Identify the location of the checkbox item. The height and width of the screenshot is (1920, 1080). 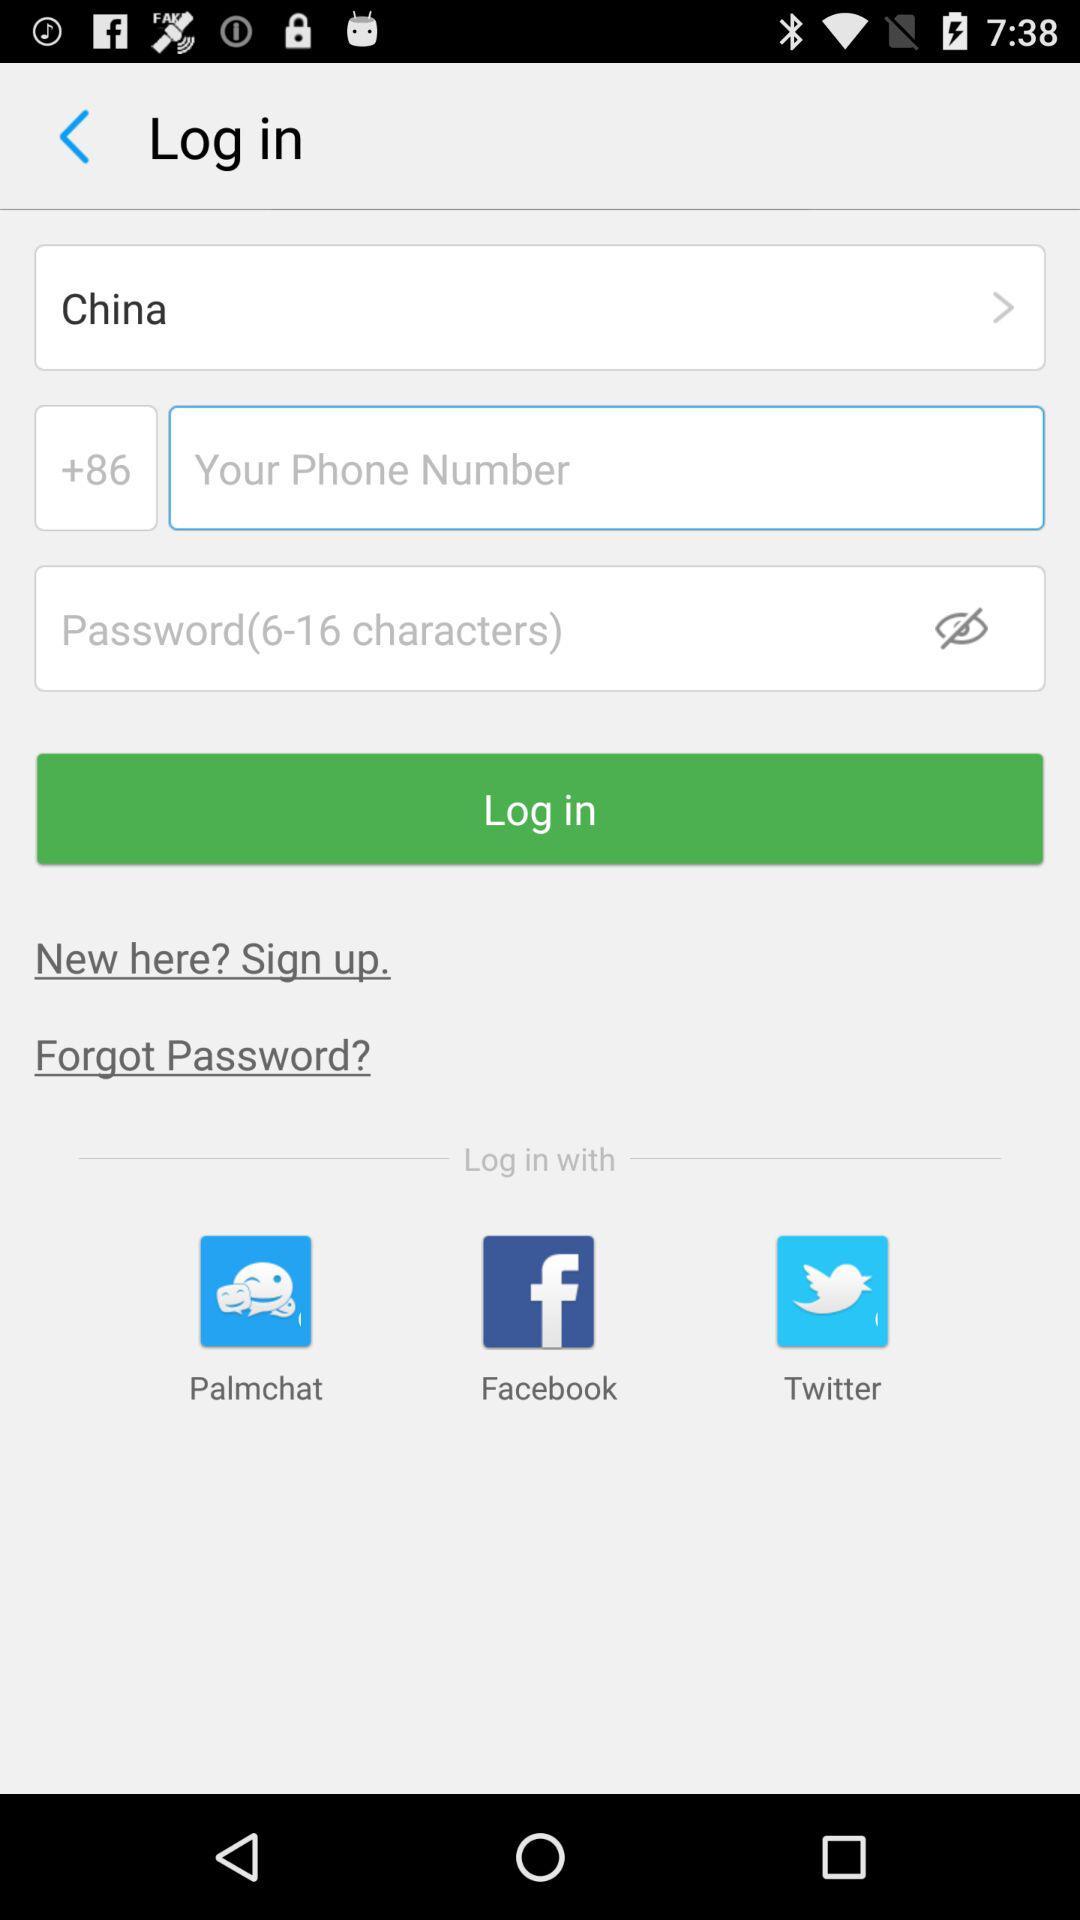
(973, 627).